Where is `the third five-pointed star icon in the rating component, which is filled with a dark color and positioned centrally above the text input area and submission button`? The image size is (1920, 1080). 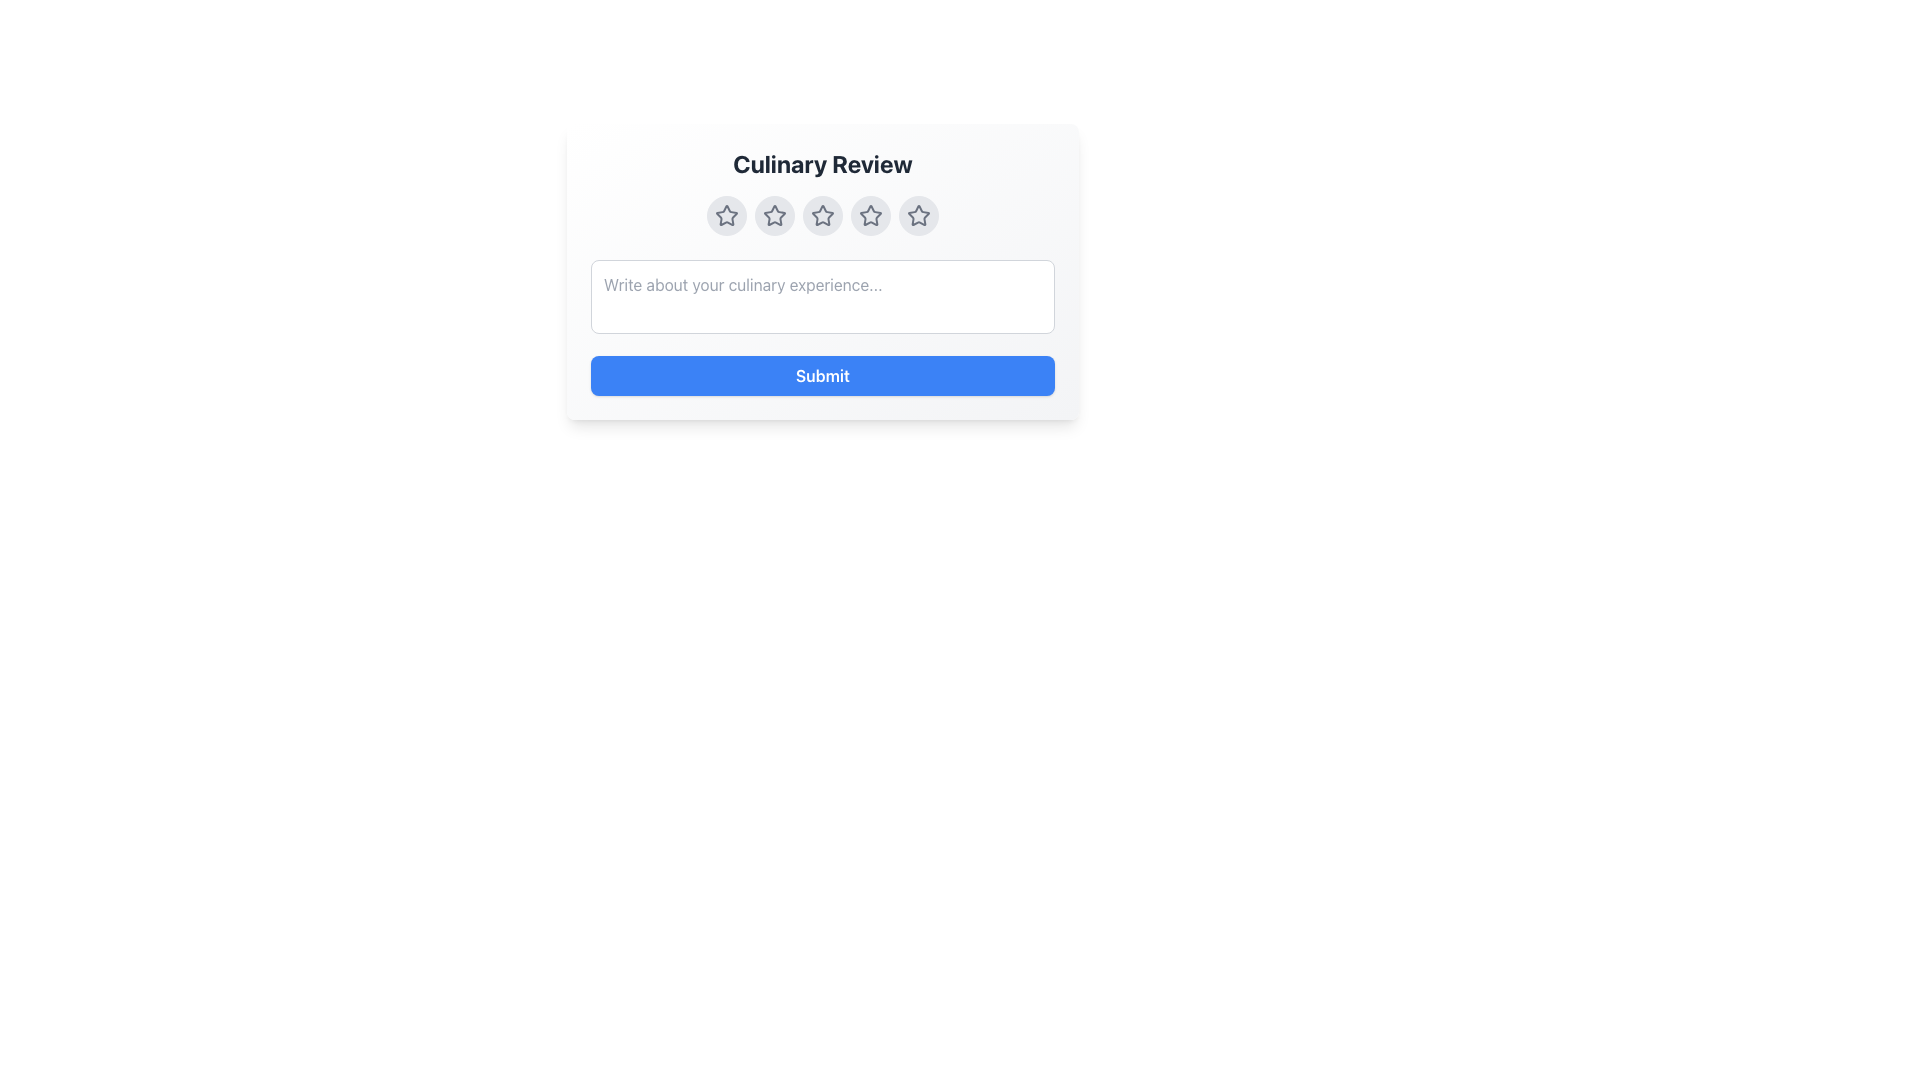
the third five-pointed star icon in the rating component, which is filled with a dark color and positioned centrally above the text input area and submission button is located at coordinates (822, 215).